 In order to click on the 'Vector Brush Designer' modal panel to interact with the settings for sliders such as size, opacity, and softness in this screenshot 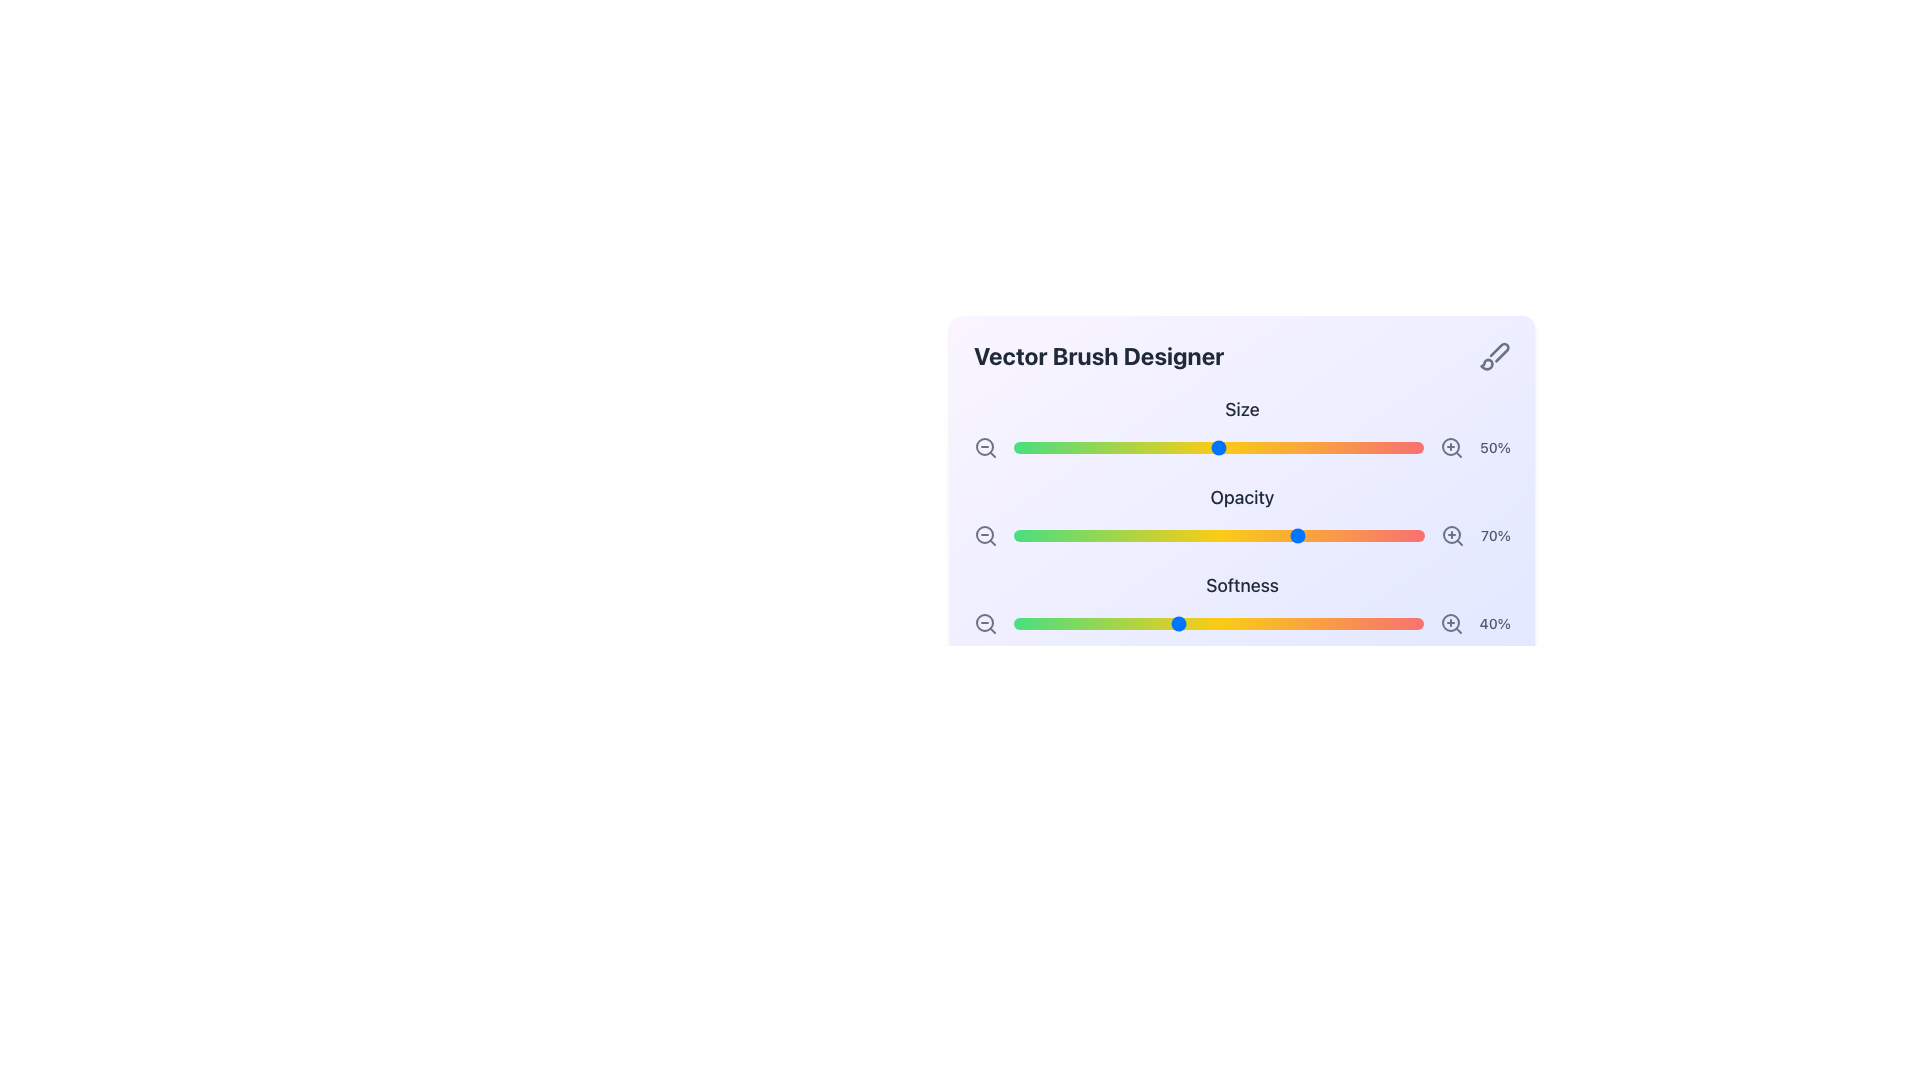, I will do `click(1241, 469)`.